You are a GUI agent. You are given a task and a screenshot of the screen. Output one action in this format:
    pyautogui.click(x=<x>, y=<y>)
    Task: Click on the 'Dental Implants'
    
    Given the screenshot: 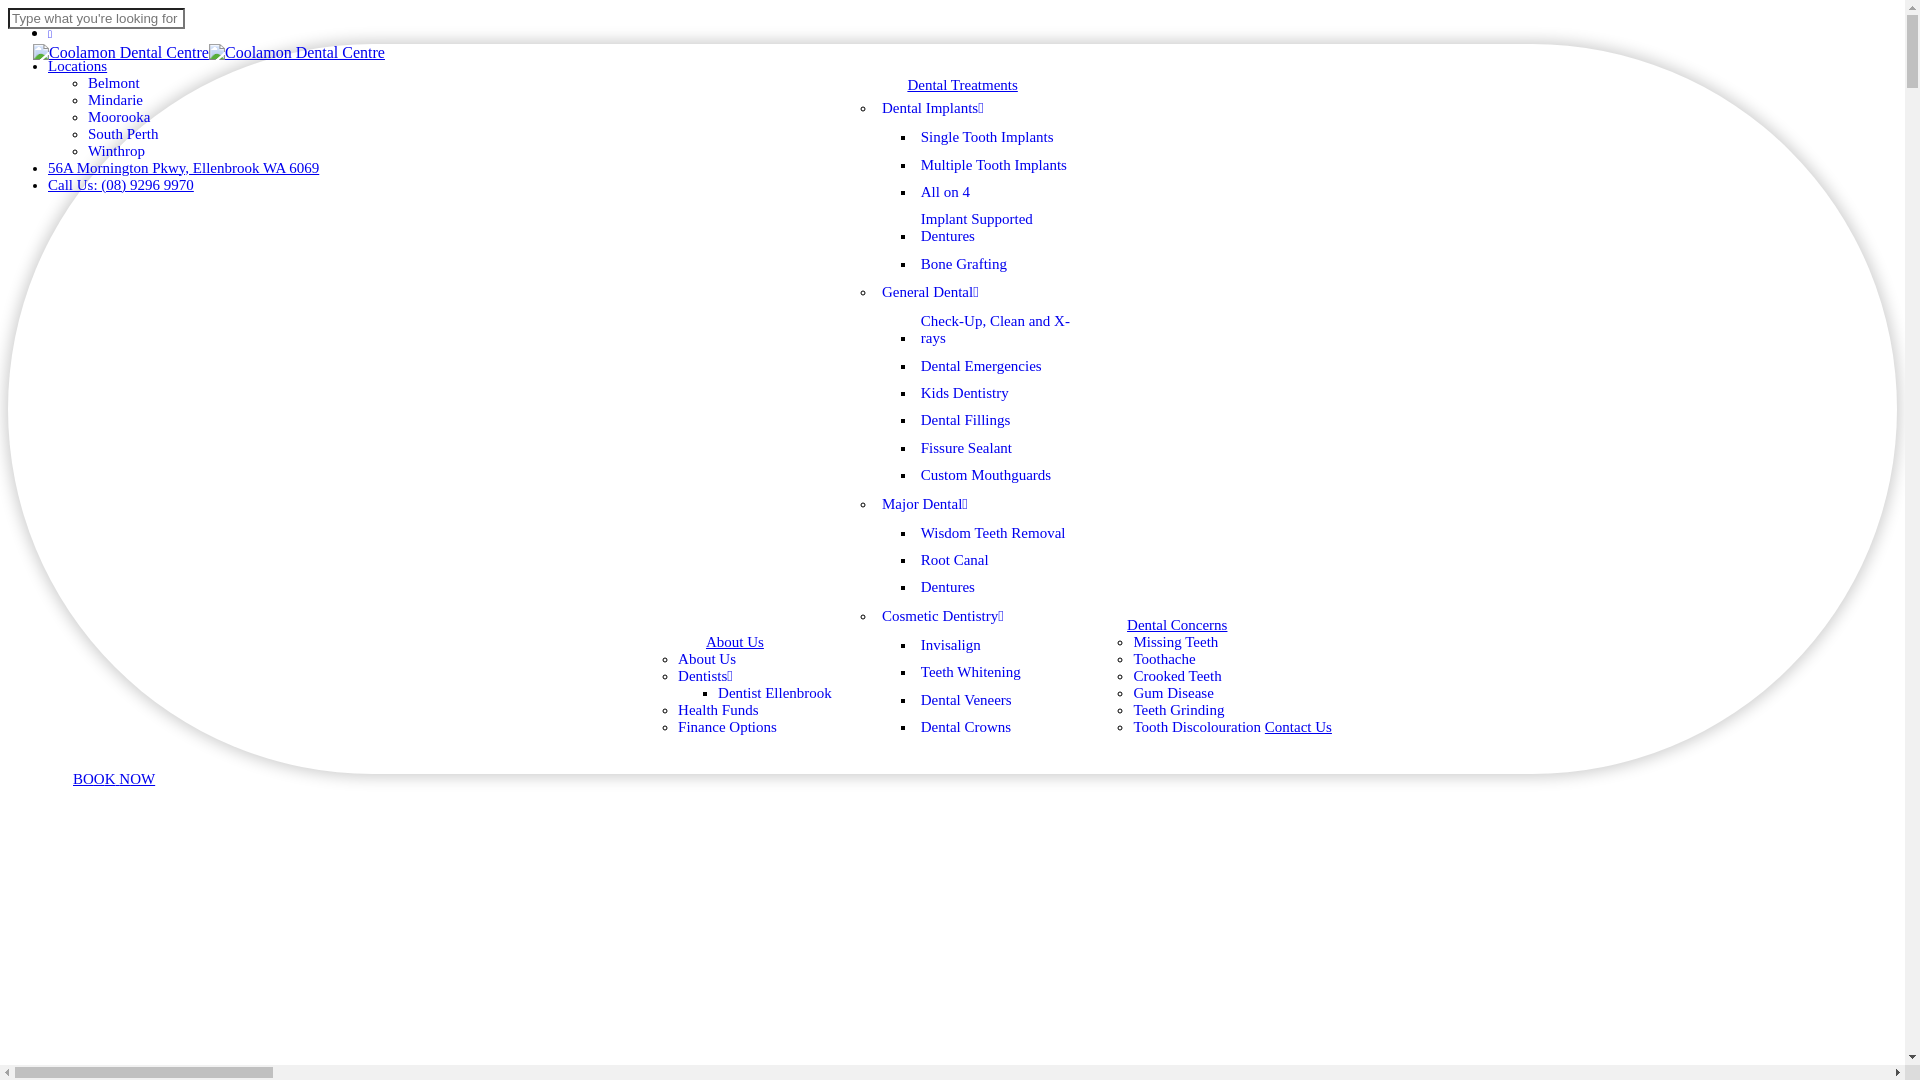 What is the action you would take?
    pyautogui.click(x=932, y=108)
    